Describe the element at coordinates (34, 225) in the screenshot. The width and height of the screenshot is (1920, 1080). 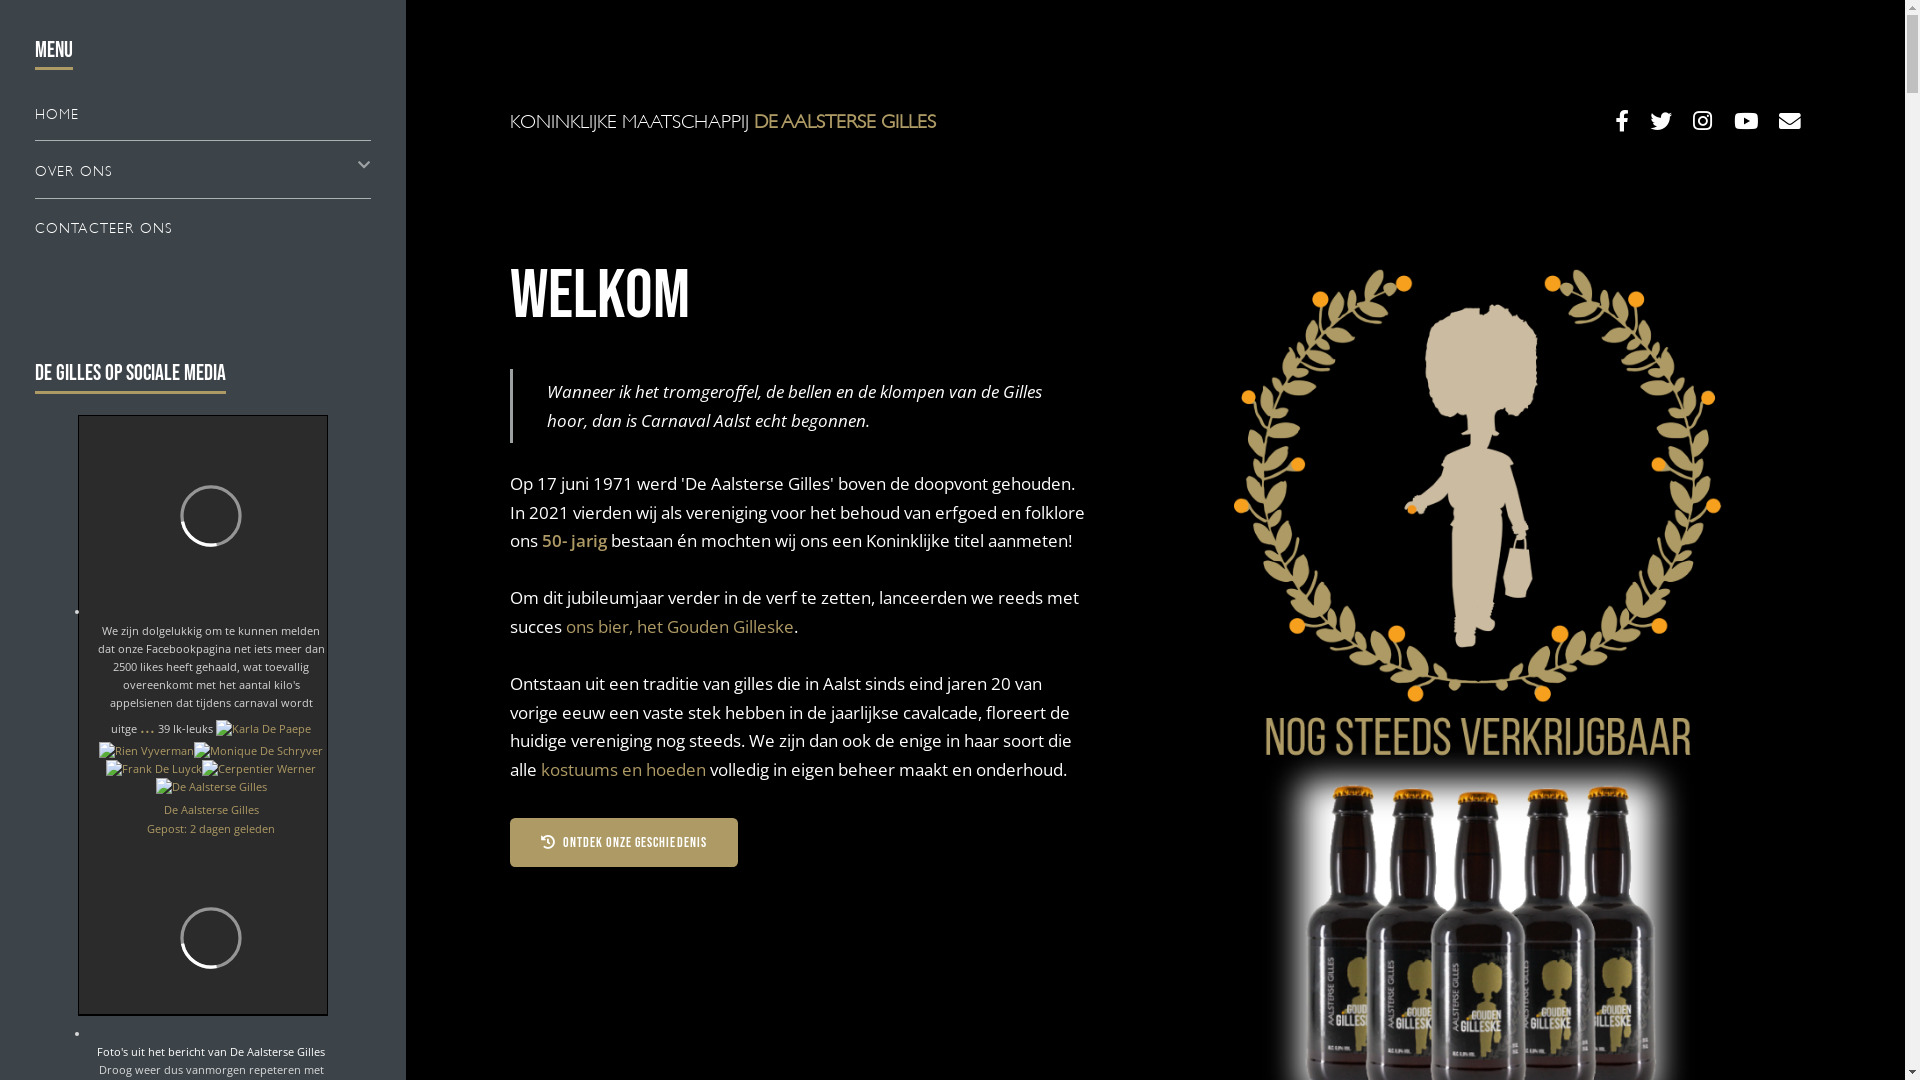
I see `'CONTACTEER ONS'` at that location.